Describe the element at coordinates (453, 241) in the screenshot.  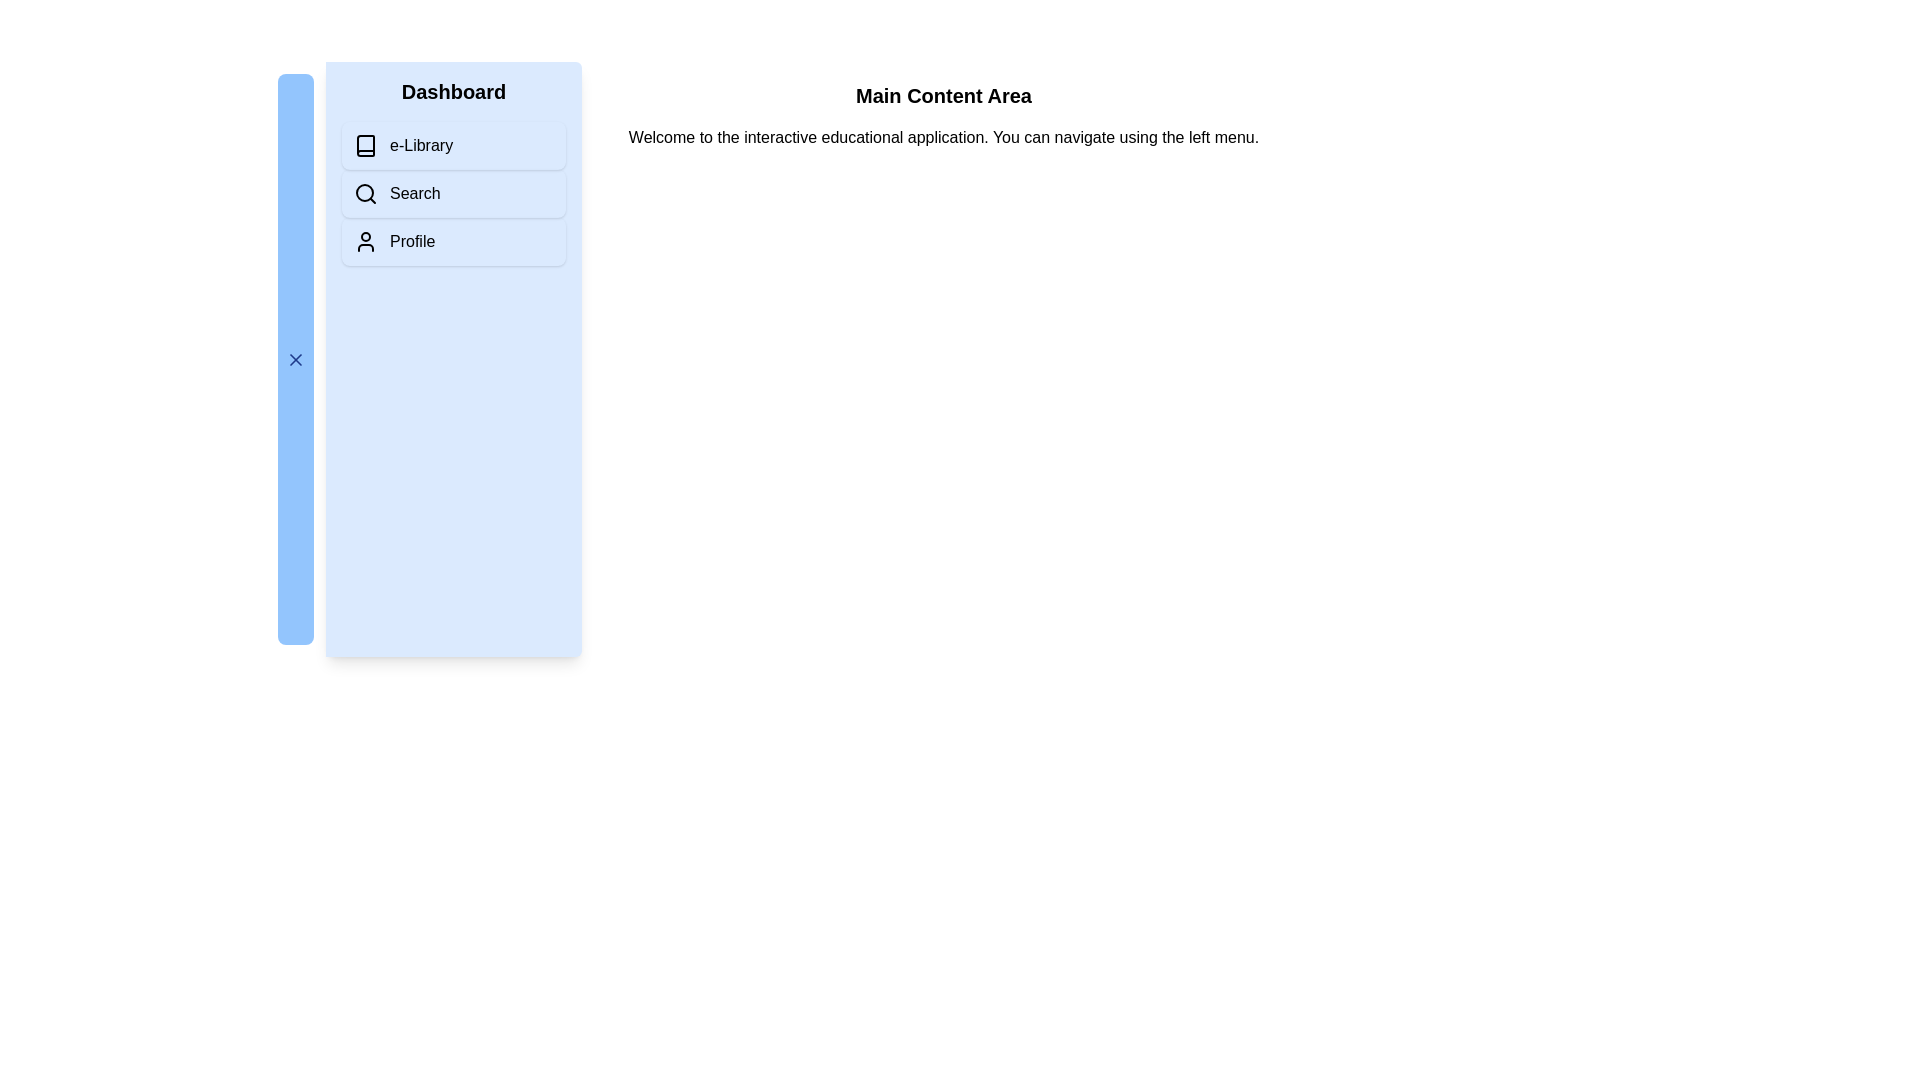
I see `the third list item in the left-side navigation panel to observe its hover effects` at that location.